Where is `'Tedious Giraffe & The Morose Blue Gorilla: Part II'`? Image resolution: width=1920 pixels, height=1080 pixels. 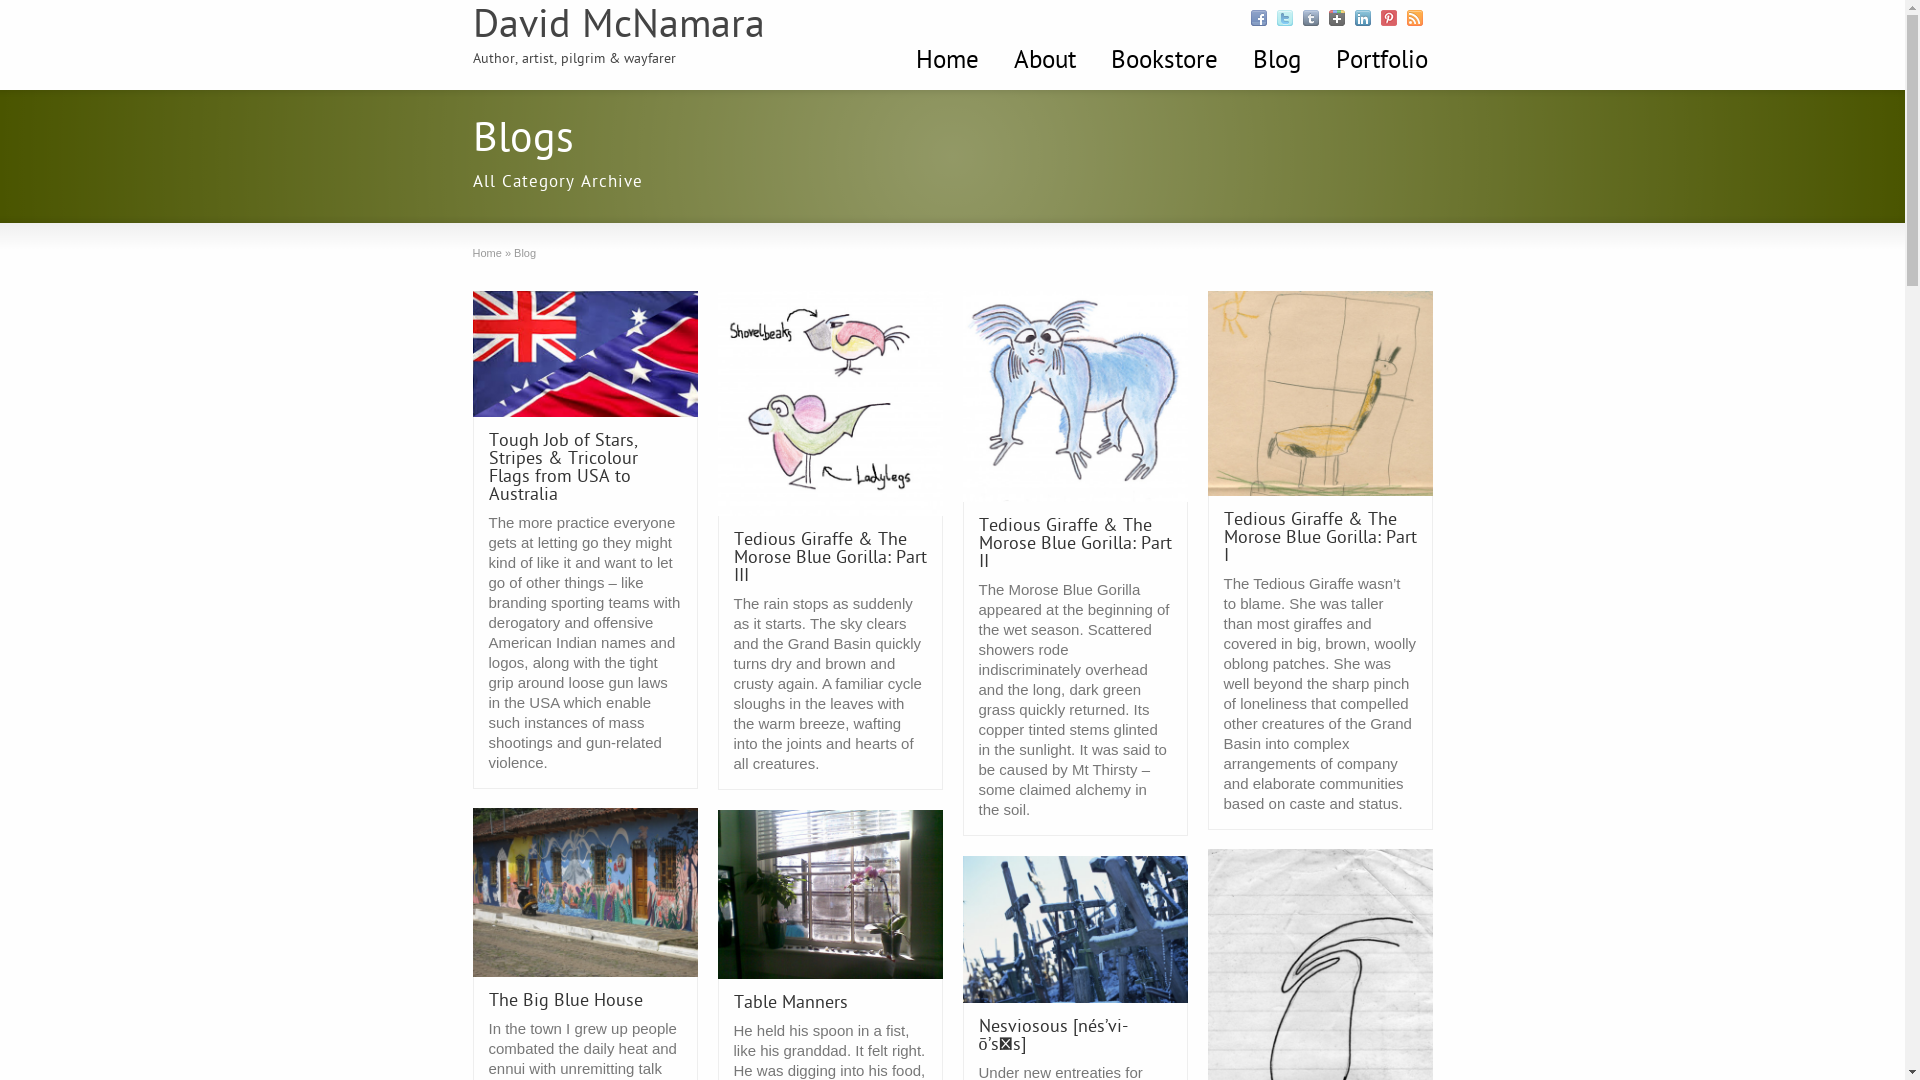 'Tedious Giraffe & The Morose Blue Gorilla: Part II' is located at coordinates (1073, 544).